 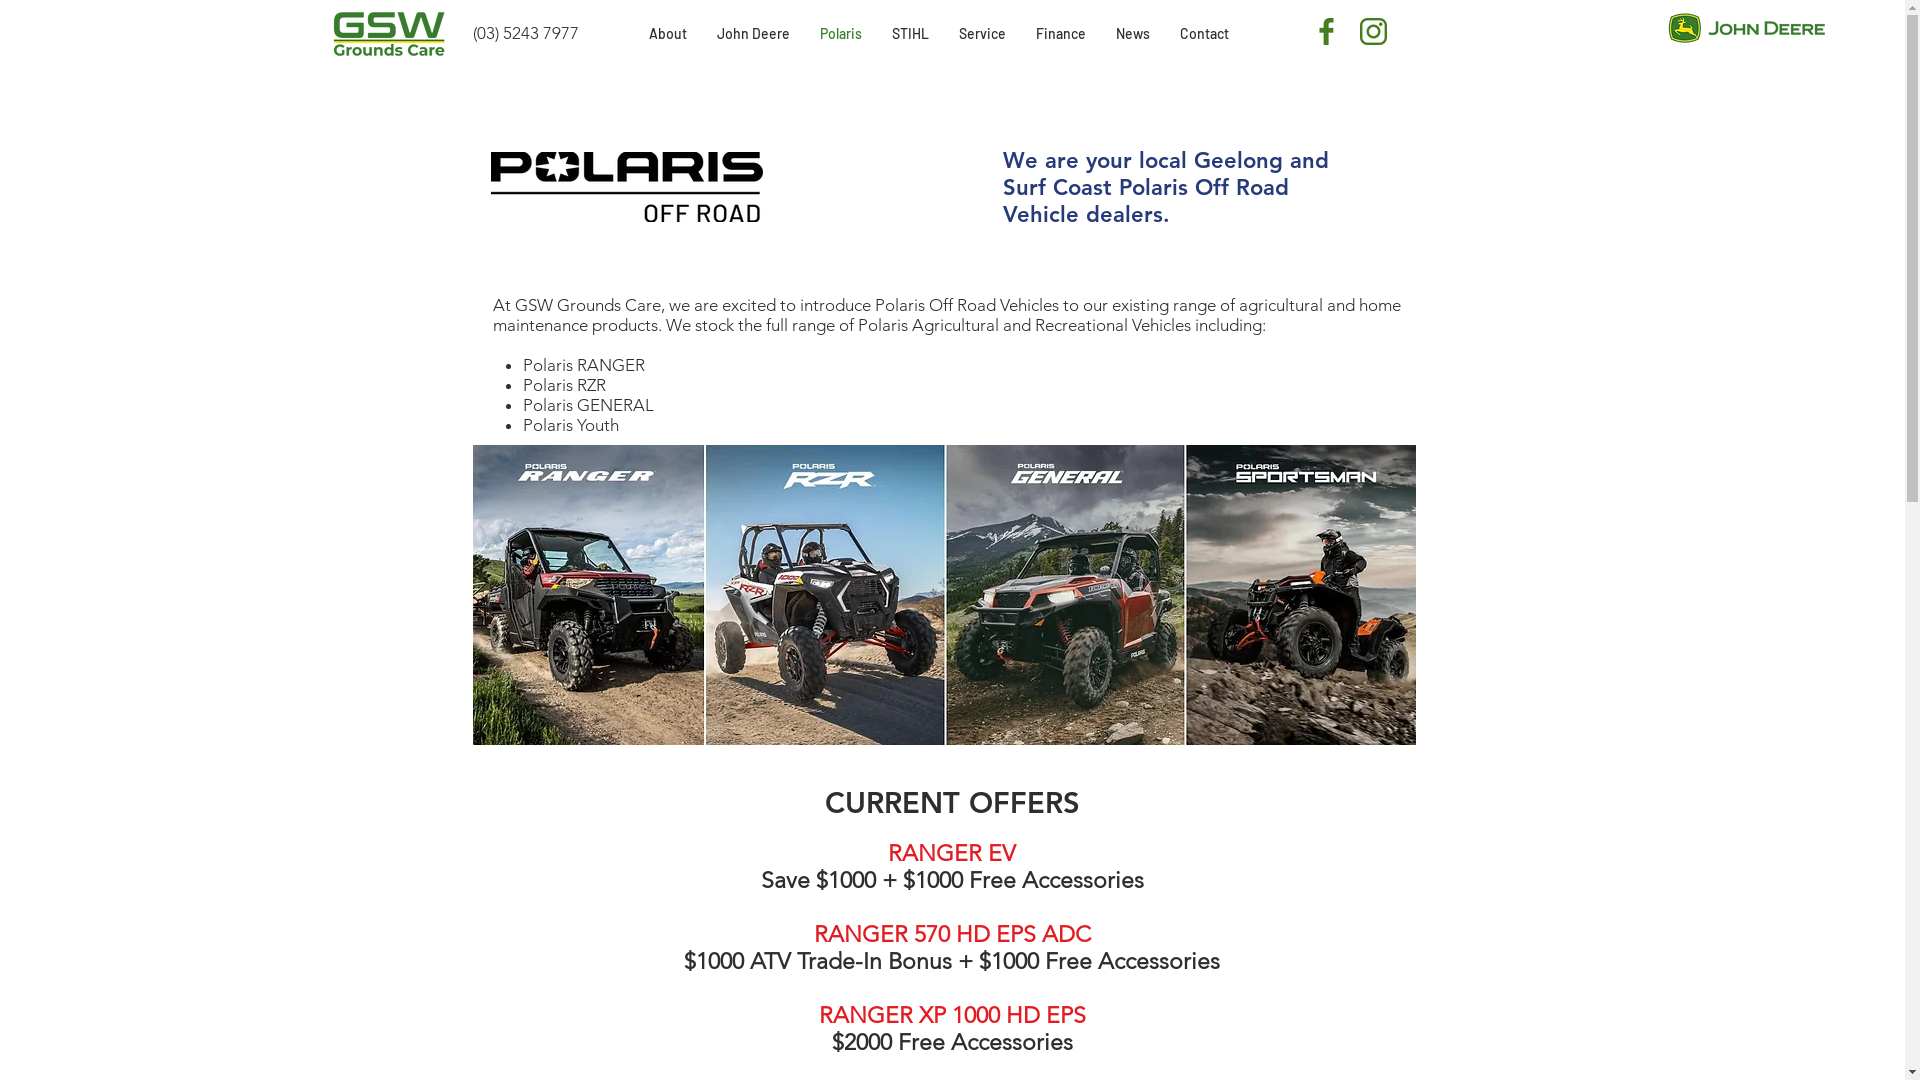 I want to click on 'STIHL', so click(x=908, y=33).